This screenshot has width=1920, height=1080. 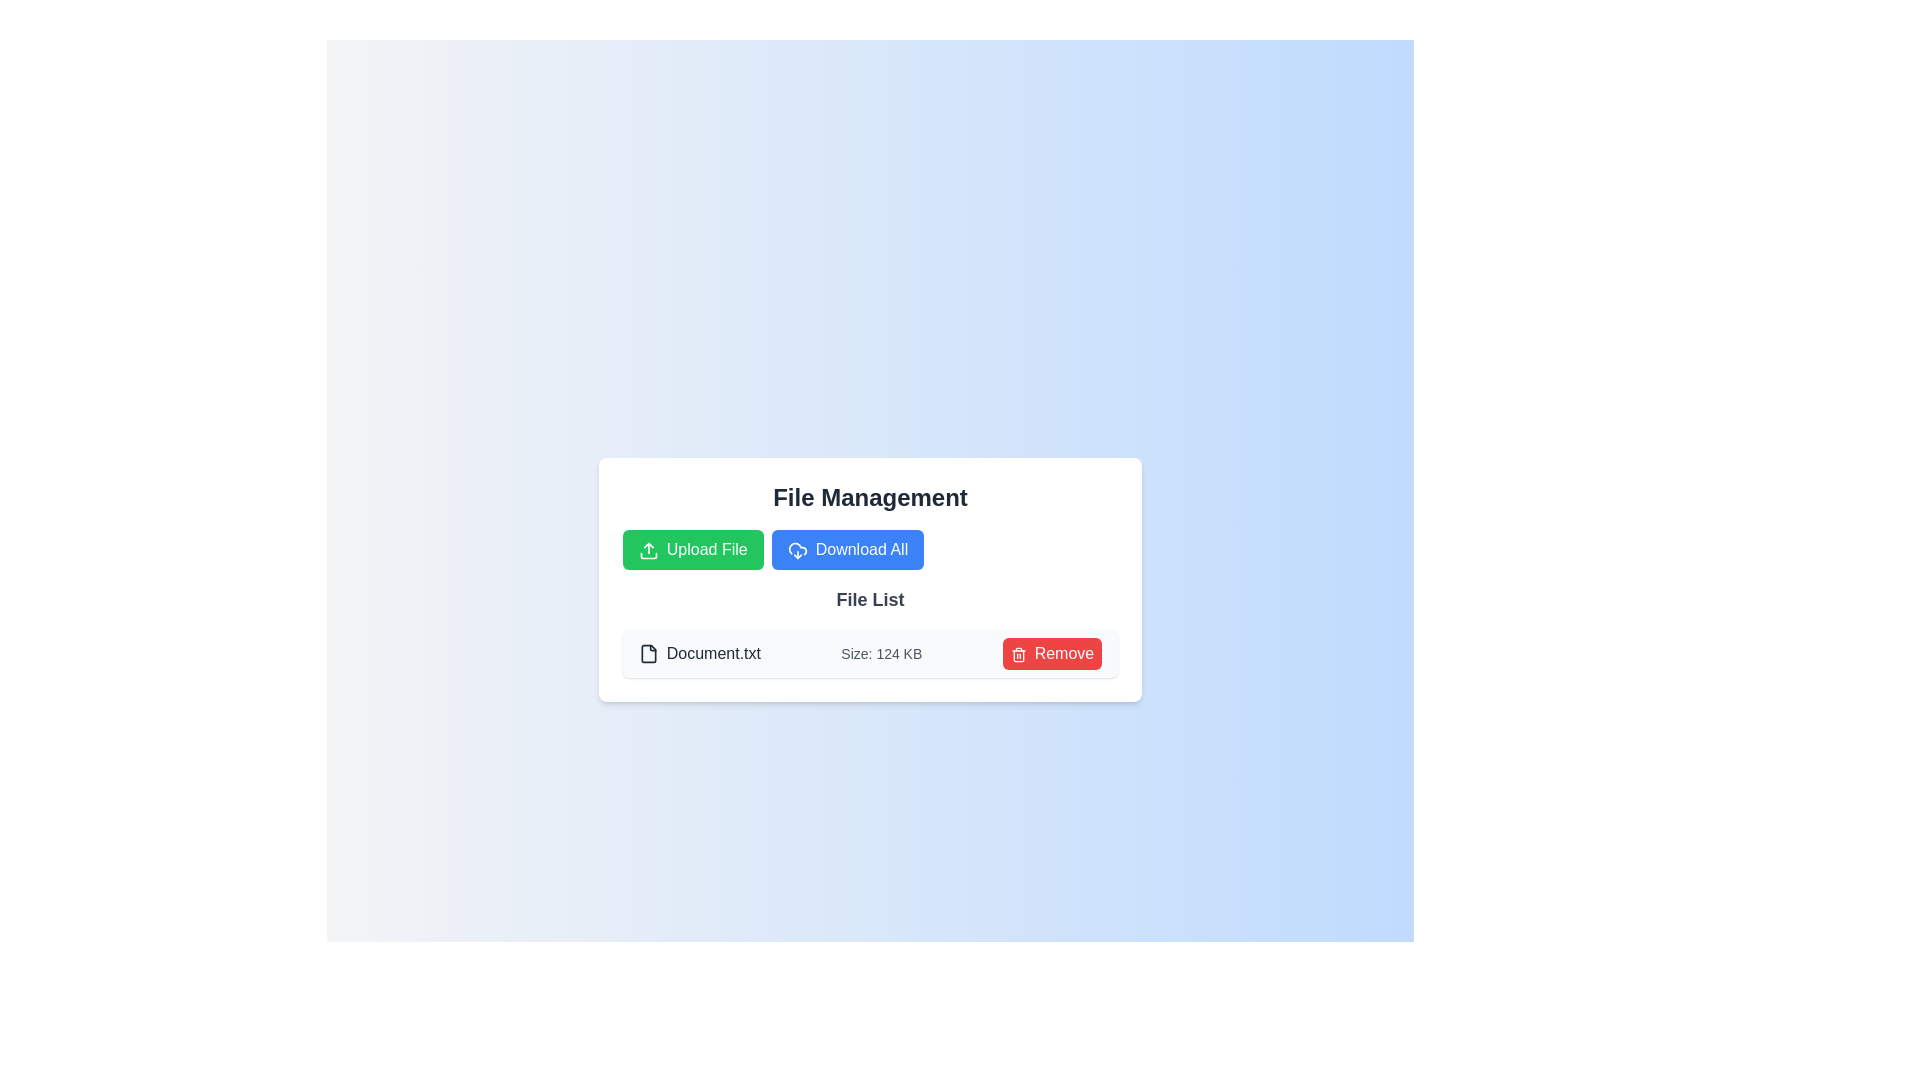 I want to click on the 'Upload File' button, which contains an SVG icon representing the upload functionality, located at the leftmost position of the button, so click(x=648, y=550).